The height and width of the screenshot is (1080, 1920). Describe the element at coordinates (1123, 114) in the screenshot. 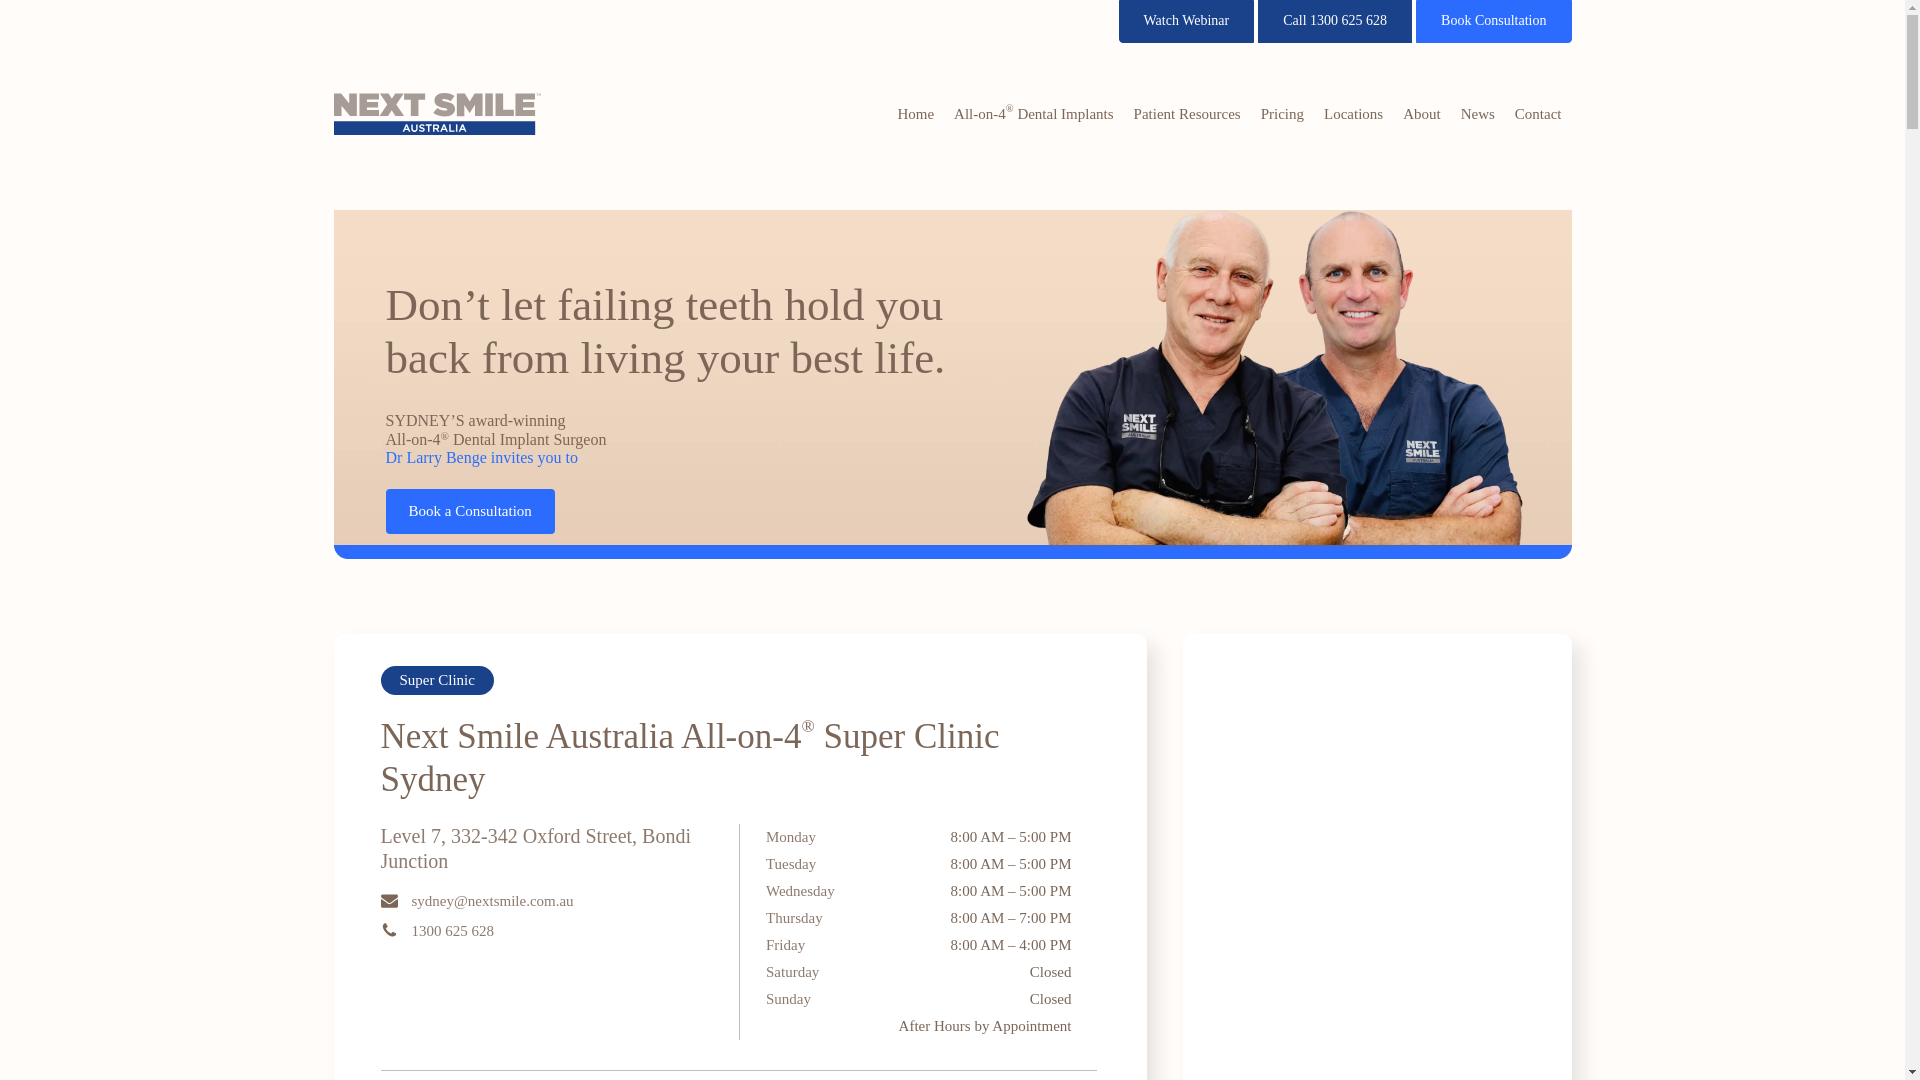

I see `'Patient Resources'` at that location.